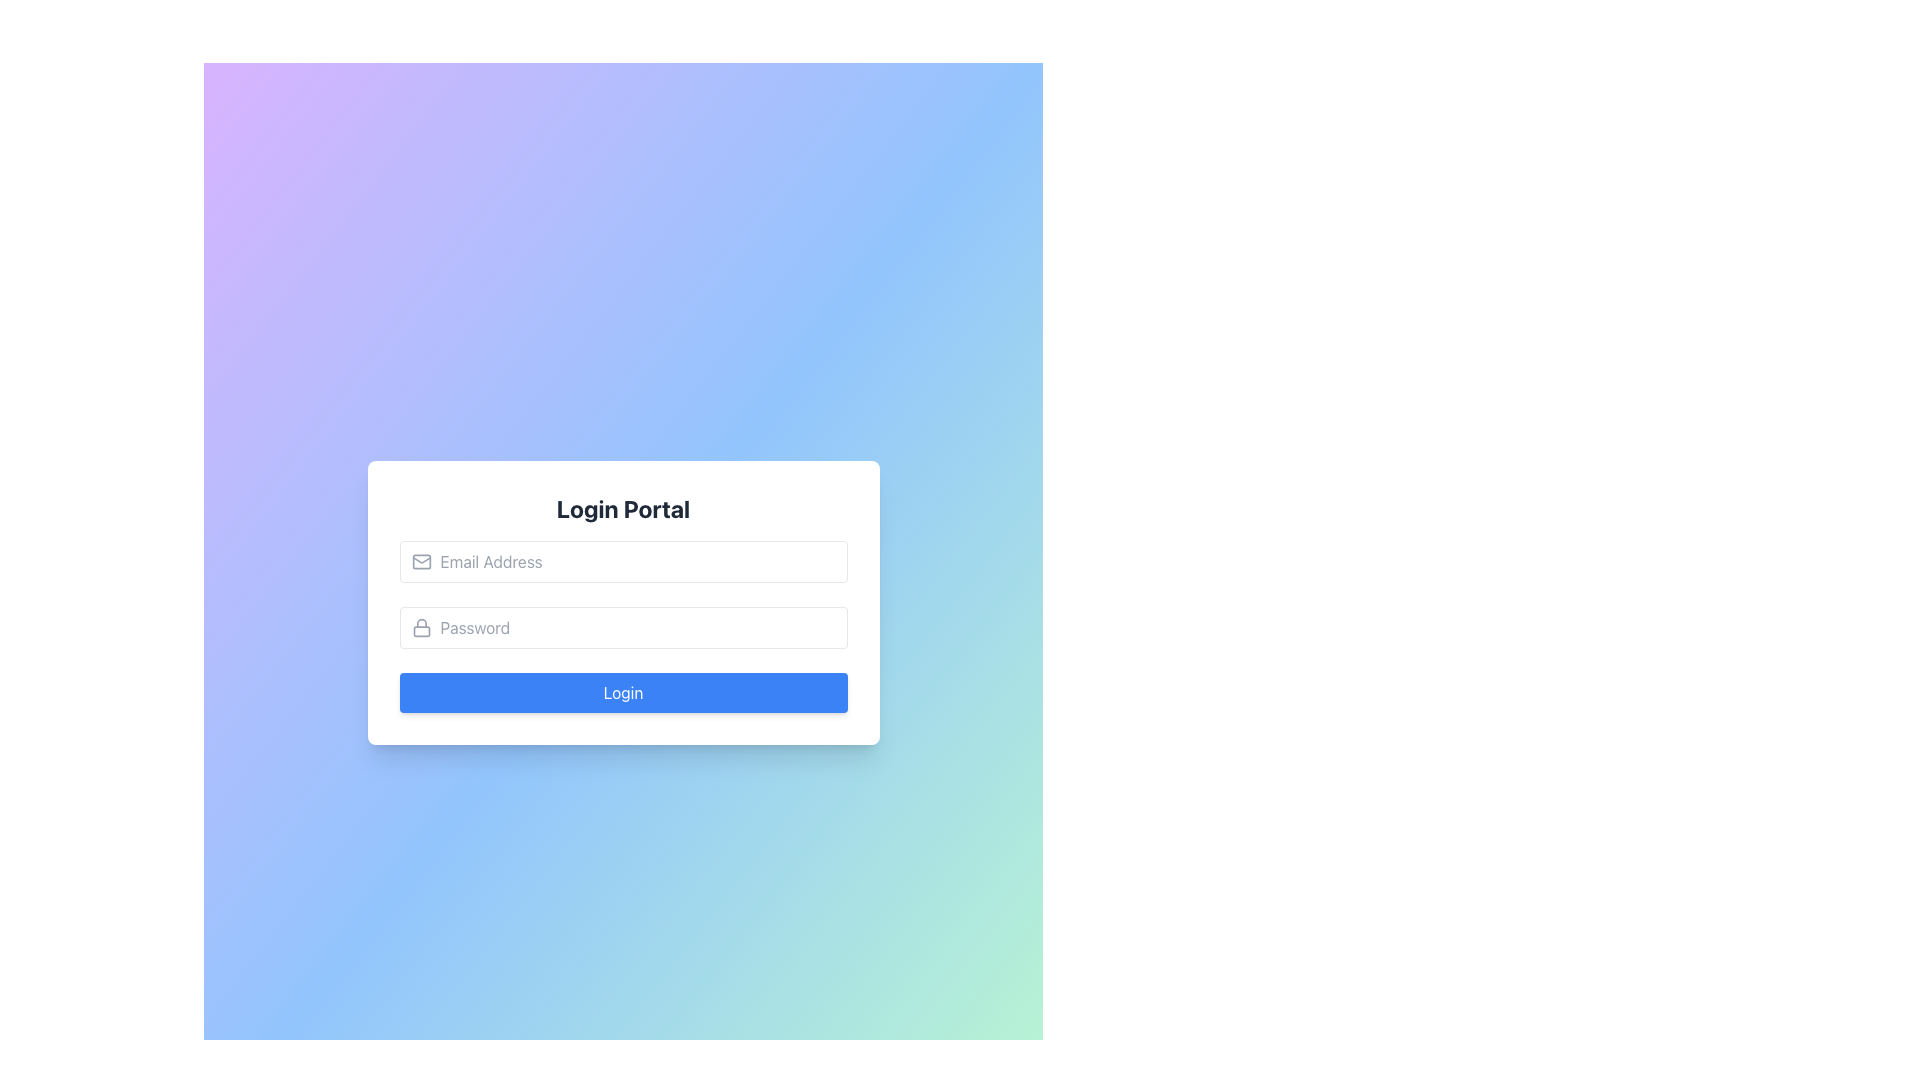  I want to click on the submit button in the 'Login Portal' modal, so click(622, 692).